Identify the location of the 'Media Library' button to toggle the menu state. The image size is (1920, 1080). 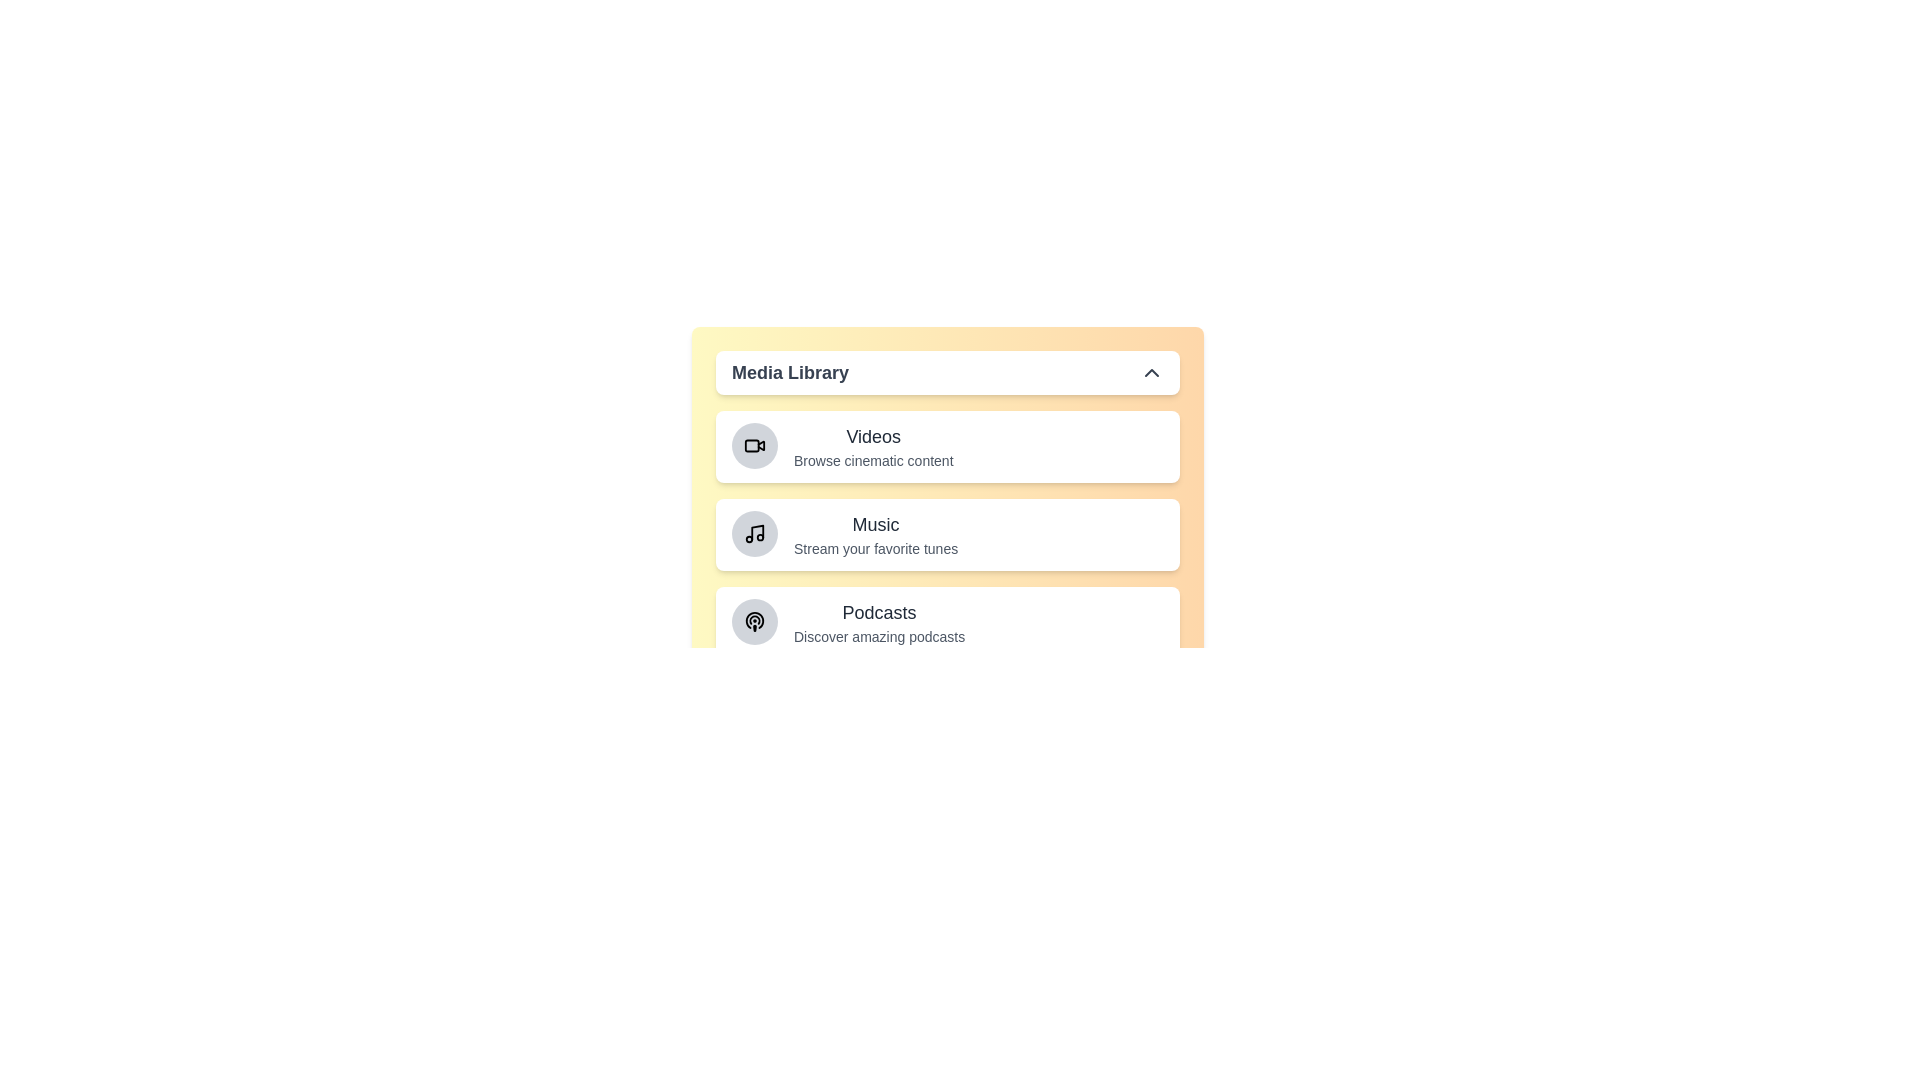
(947, 373).